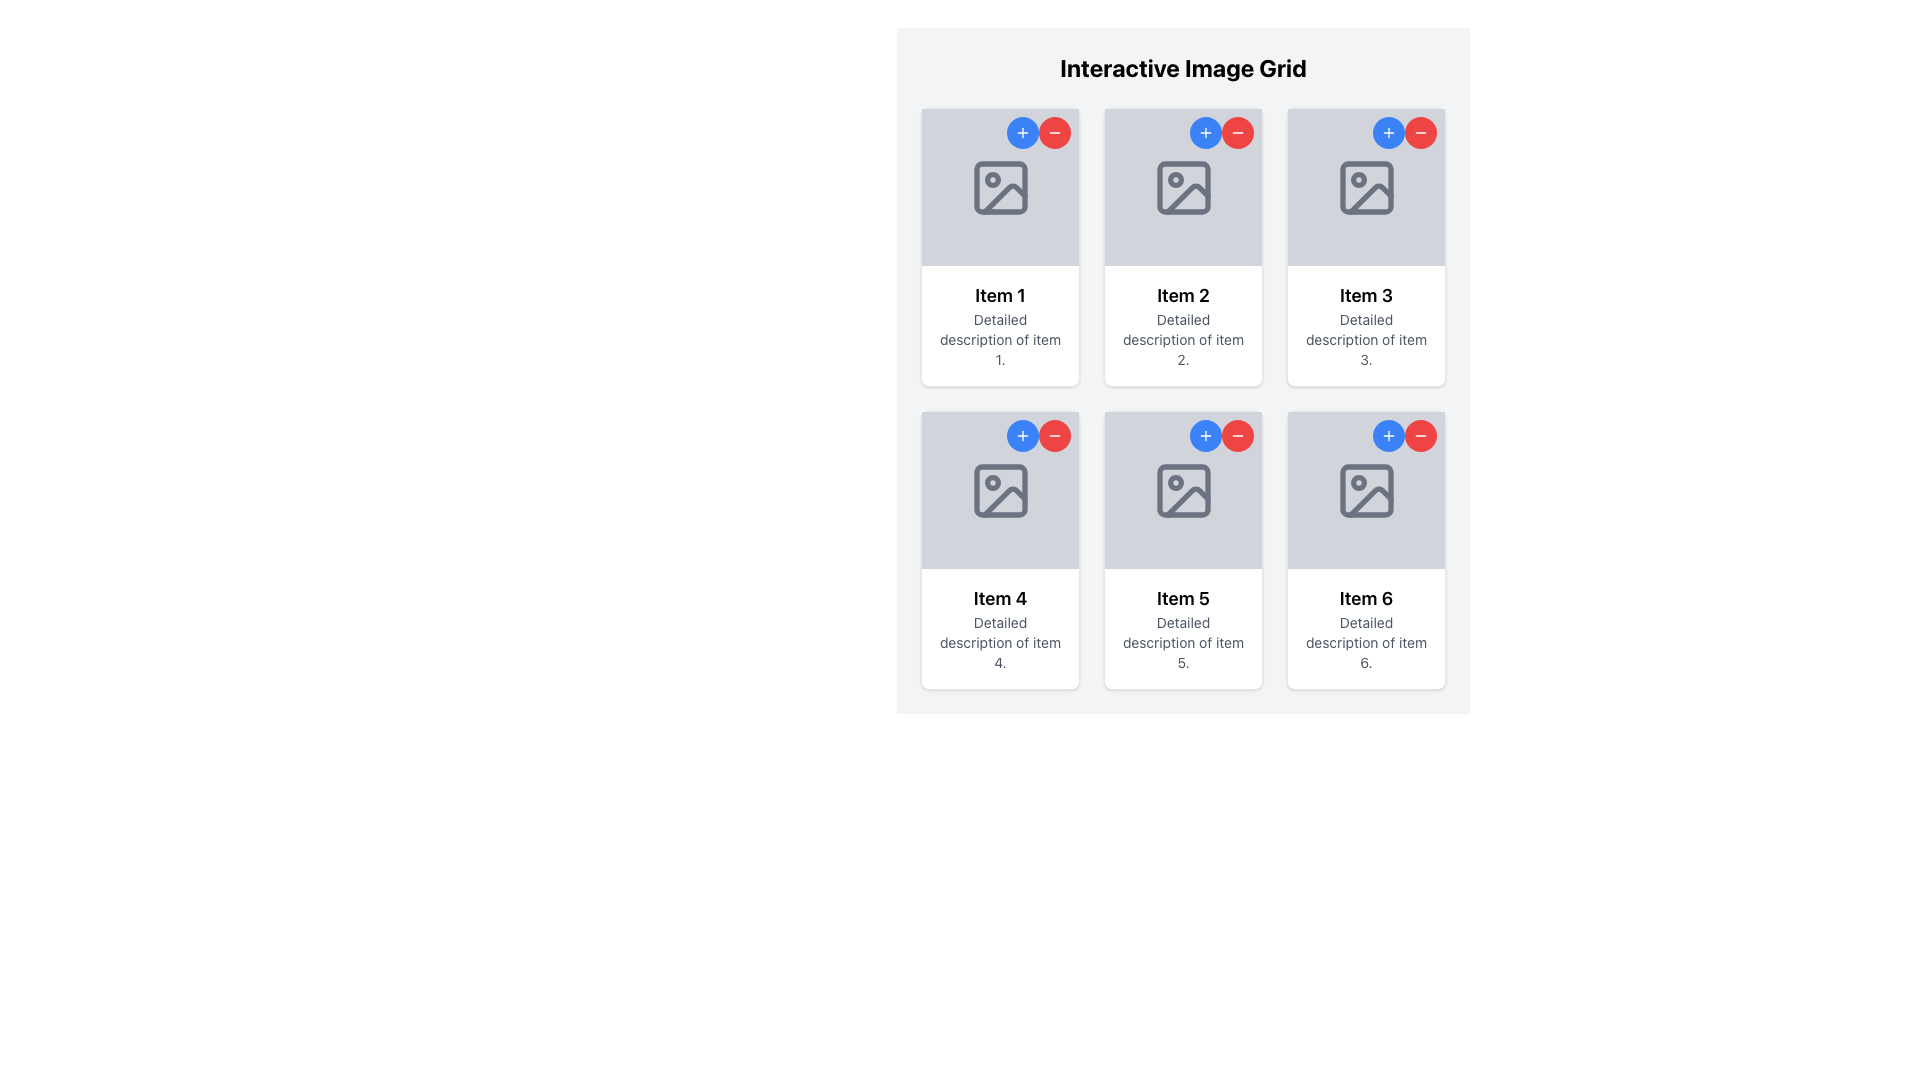 The image size is (1920, 1080). What do you see at coordinates (1054, 434) in the screenshot?
I see `the button in the top-right corner of the card labeled 'Item 5', which serves as a decrement or removal action` at bounding box center [1054, 434].